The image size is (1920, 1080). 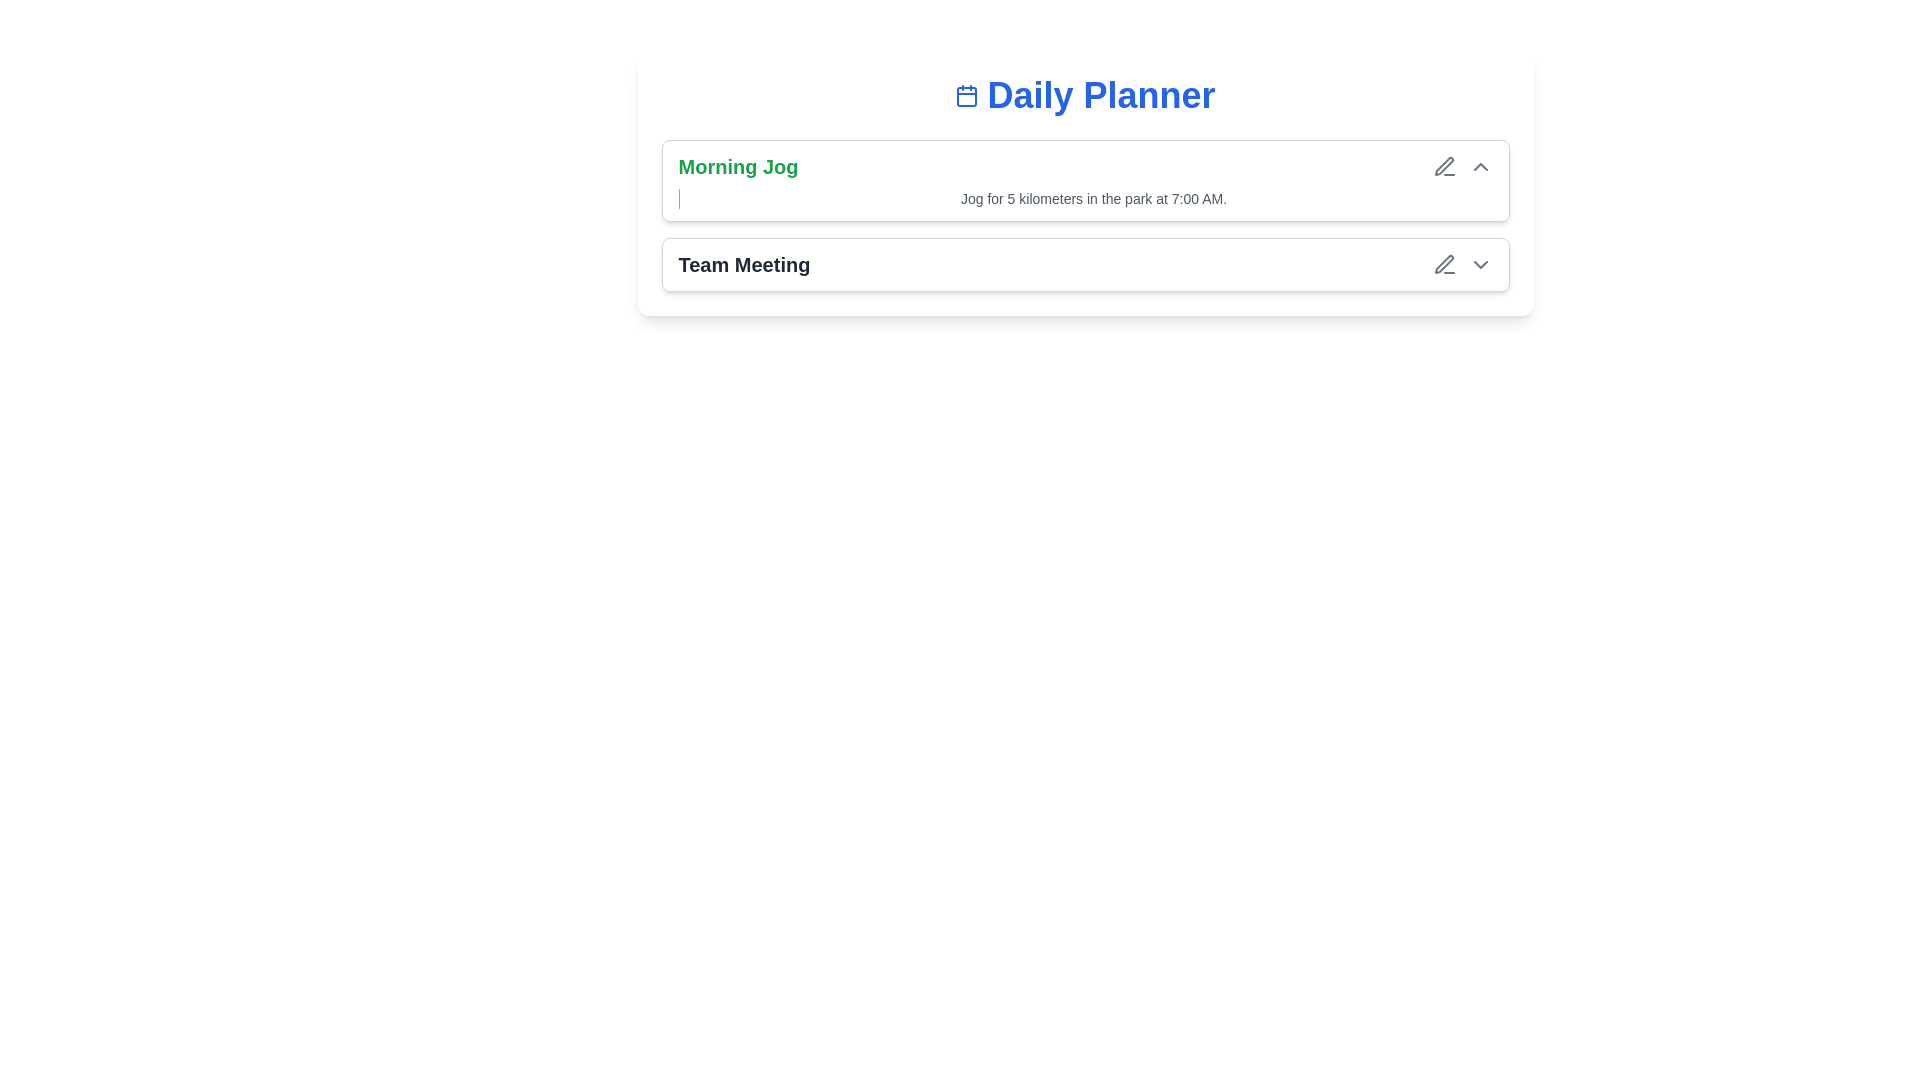 What do you see at coordinates (967, 96) in the screenshot?
I see `the main body of the calendar icon, which is a rounded rectangle with a border, located to the left of the 'Daily Planner' text` at bounding box center [967, 96].